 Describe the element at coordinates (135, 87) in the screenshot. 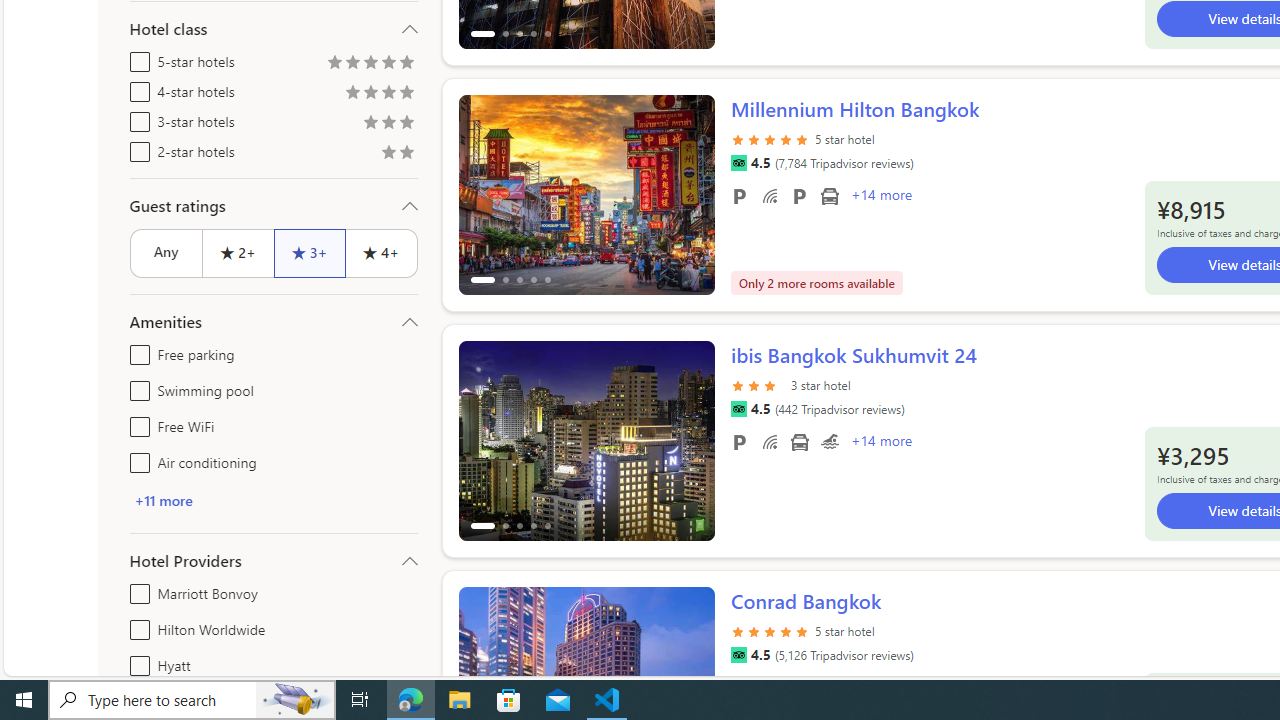

I see `'4-star hotels'` at that location.